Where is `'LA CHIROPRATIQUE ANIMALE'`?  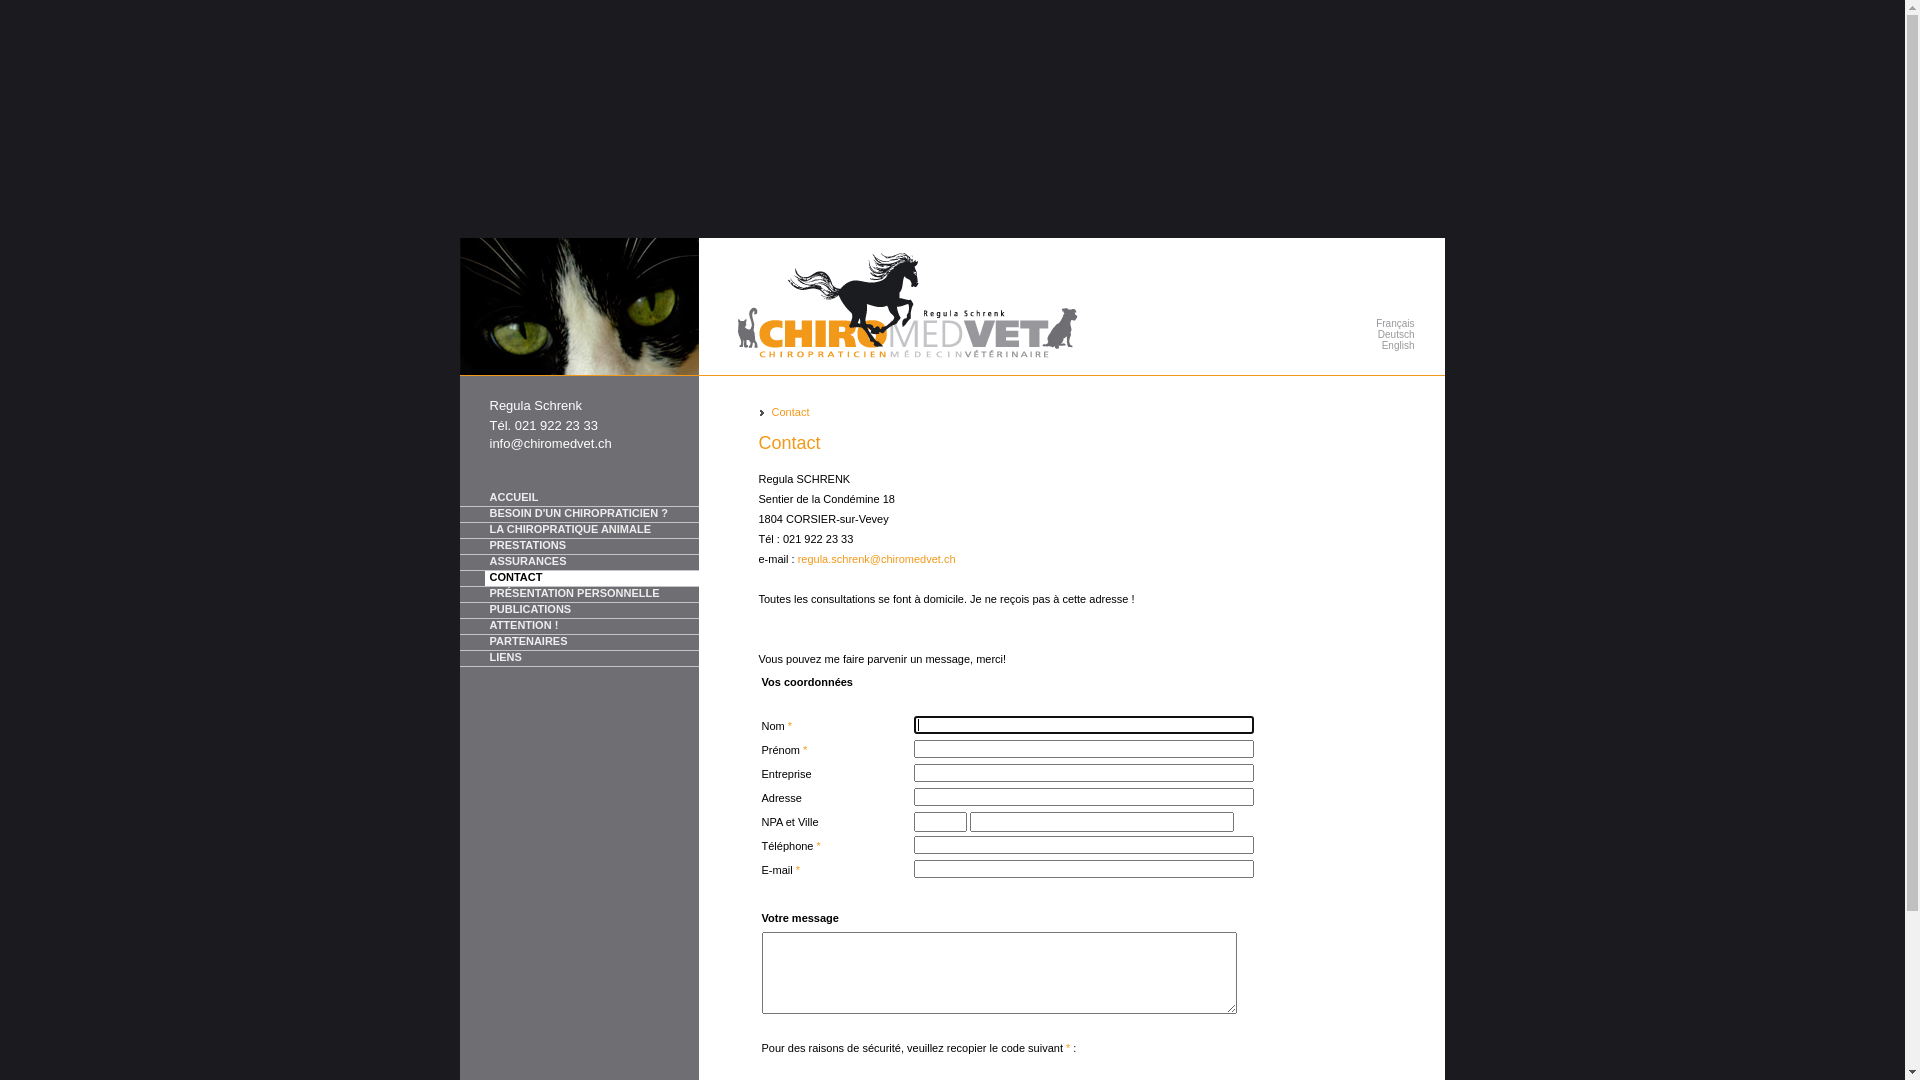
'LA CHIROPRATIQUE ANIMALE' is located at coordinates (459, 530).